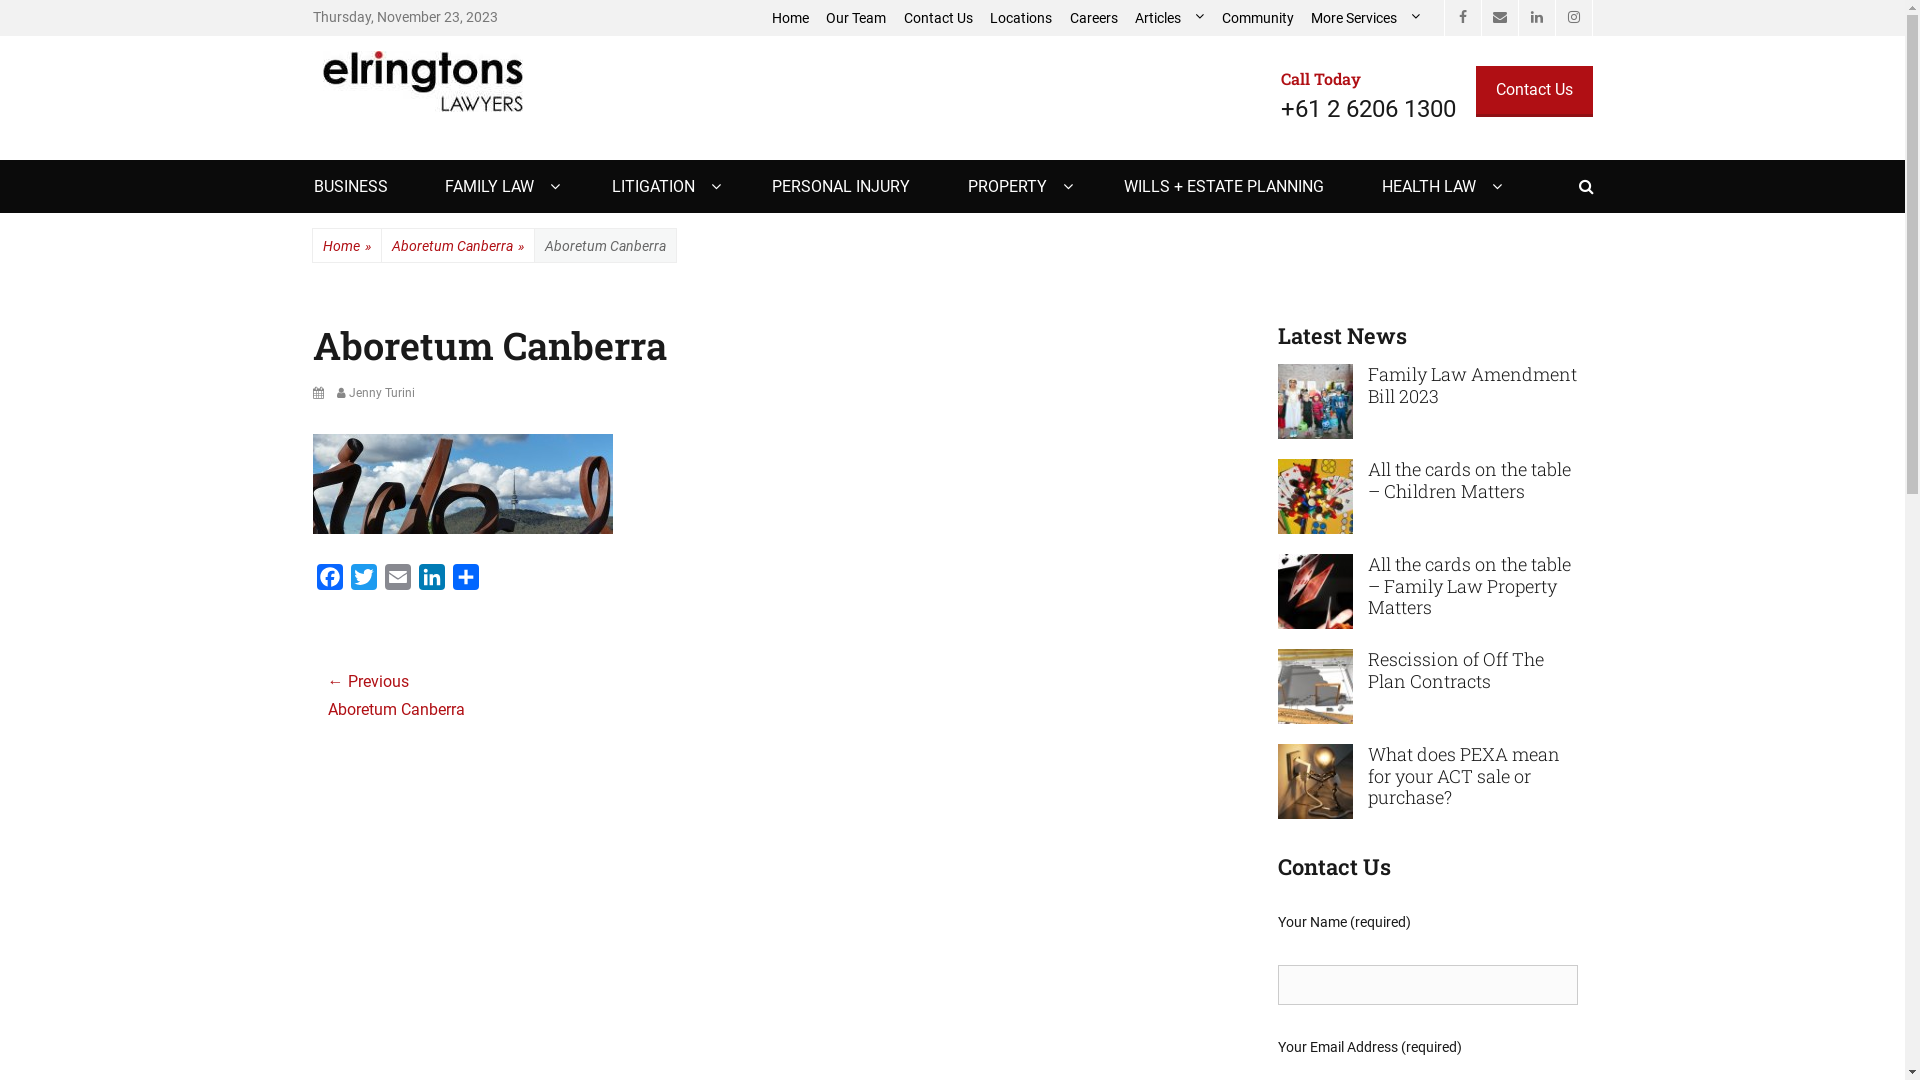  What do you see at coordinates (311, 581) in the screenshot?
I see `'Facebook'` at bounding box center [311, 581].